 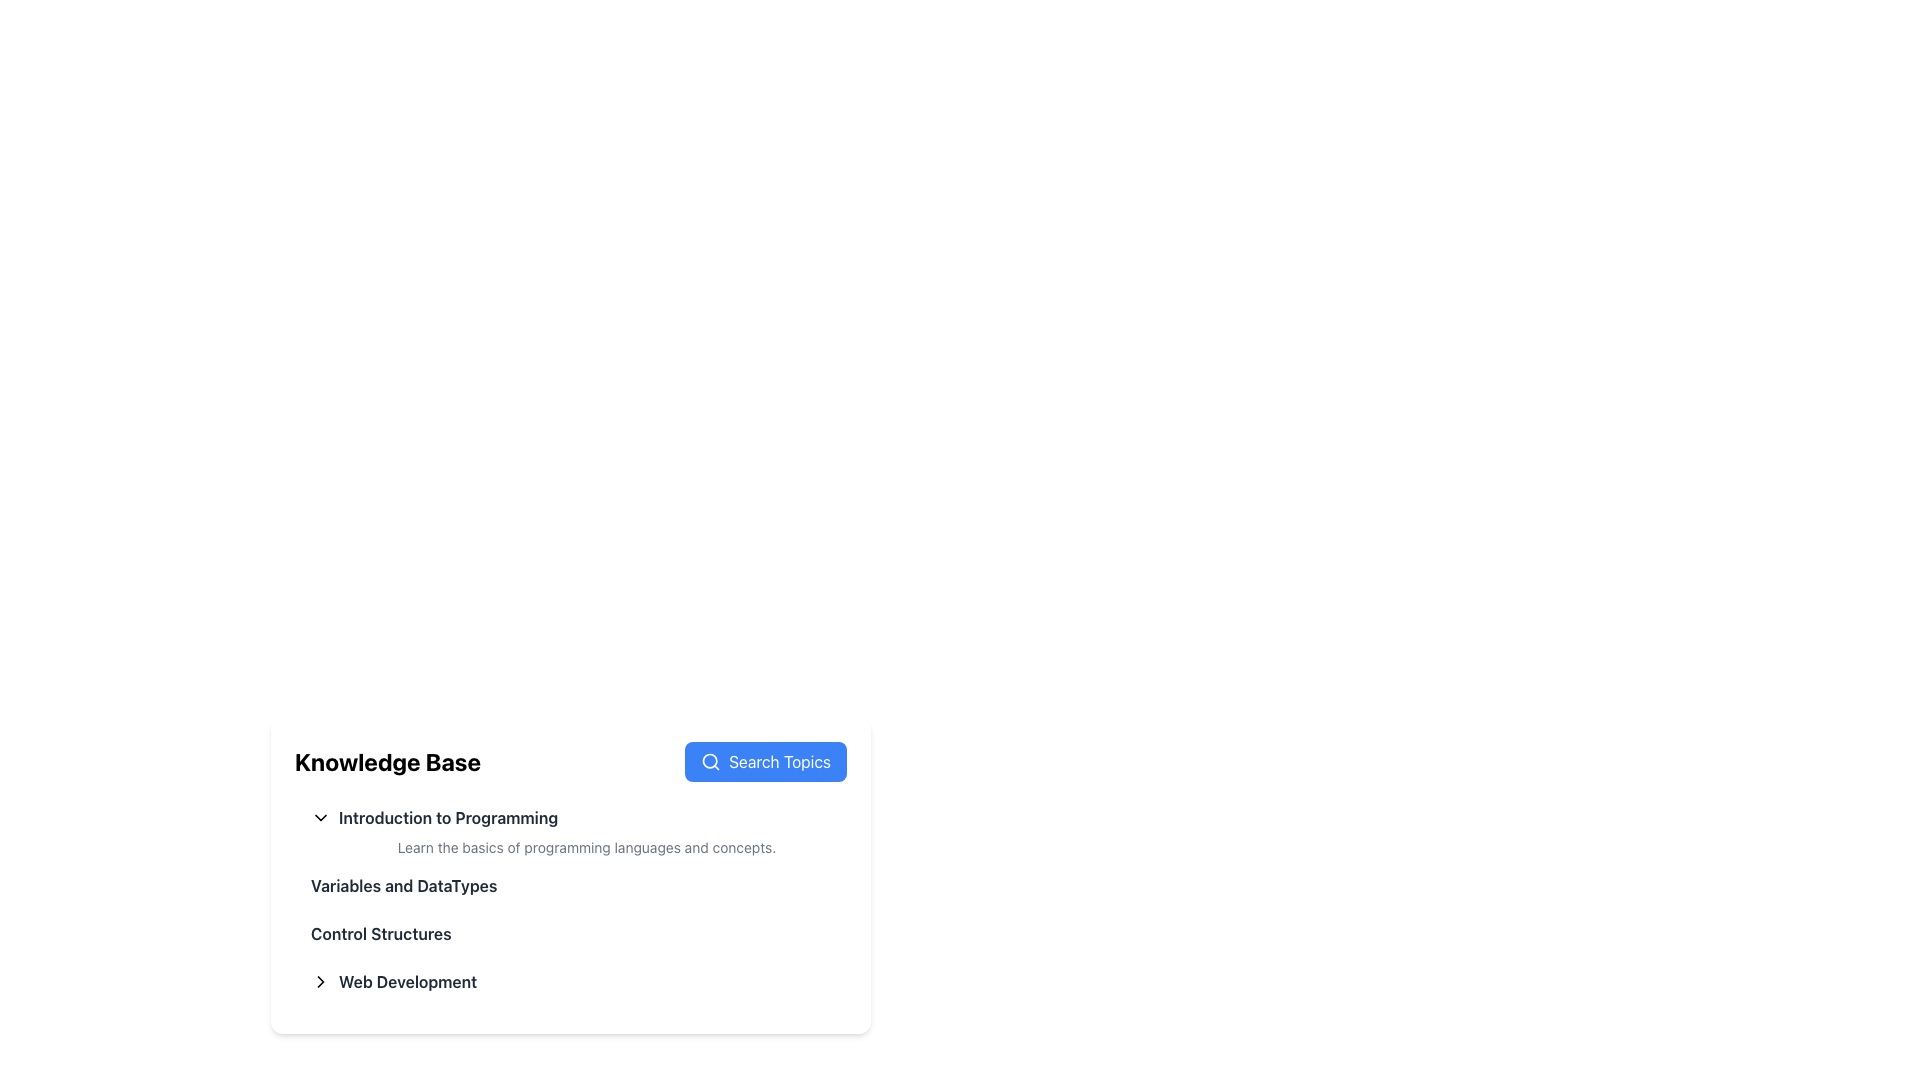 I want to click on the rightward-pointing chevron icon located to the left of the 'Web Development' text, so click(x=321, y=981).